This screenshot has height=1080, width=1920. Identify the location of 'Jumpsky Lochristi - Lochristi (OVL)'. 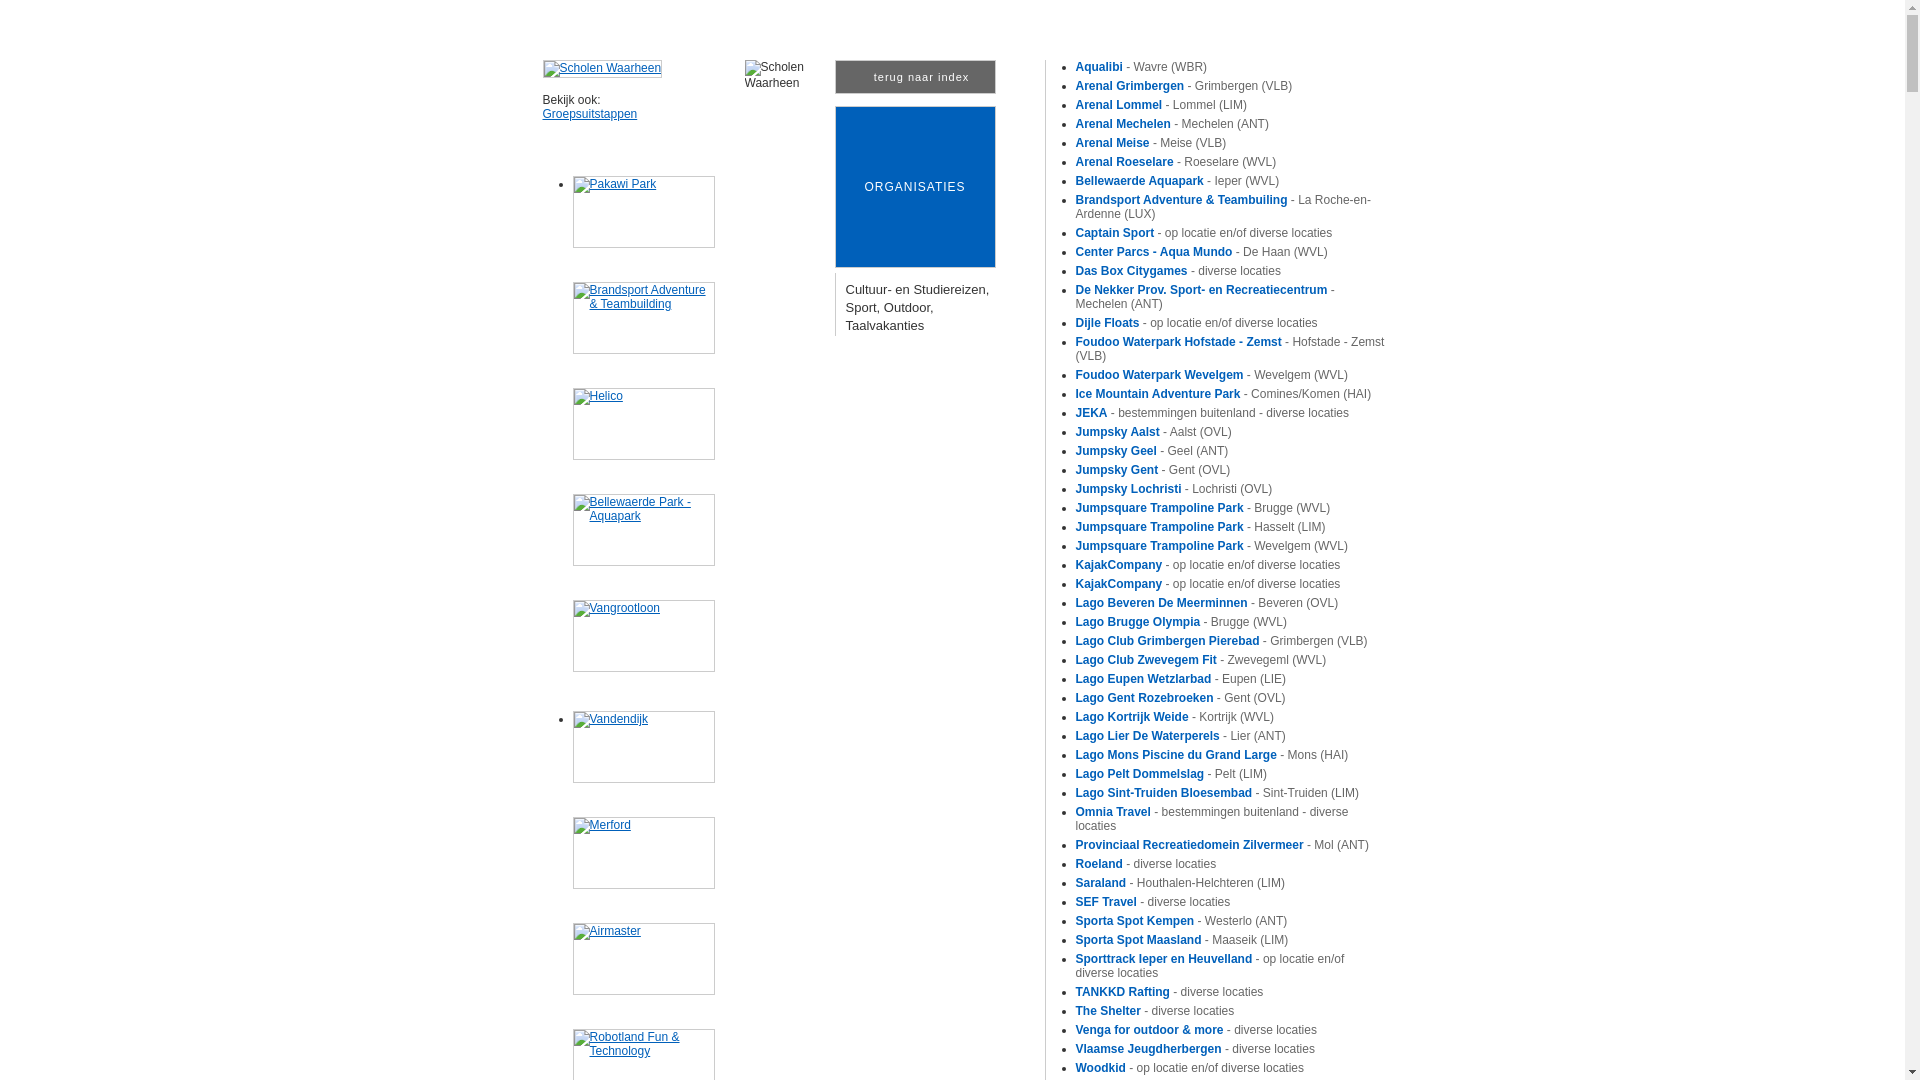
(1074, 489).